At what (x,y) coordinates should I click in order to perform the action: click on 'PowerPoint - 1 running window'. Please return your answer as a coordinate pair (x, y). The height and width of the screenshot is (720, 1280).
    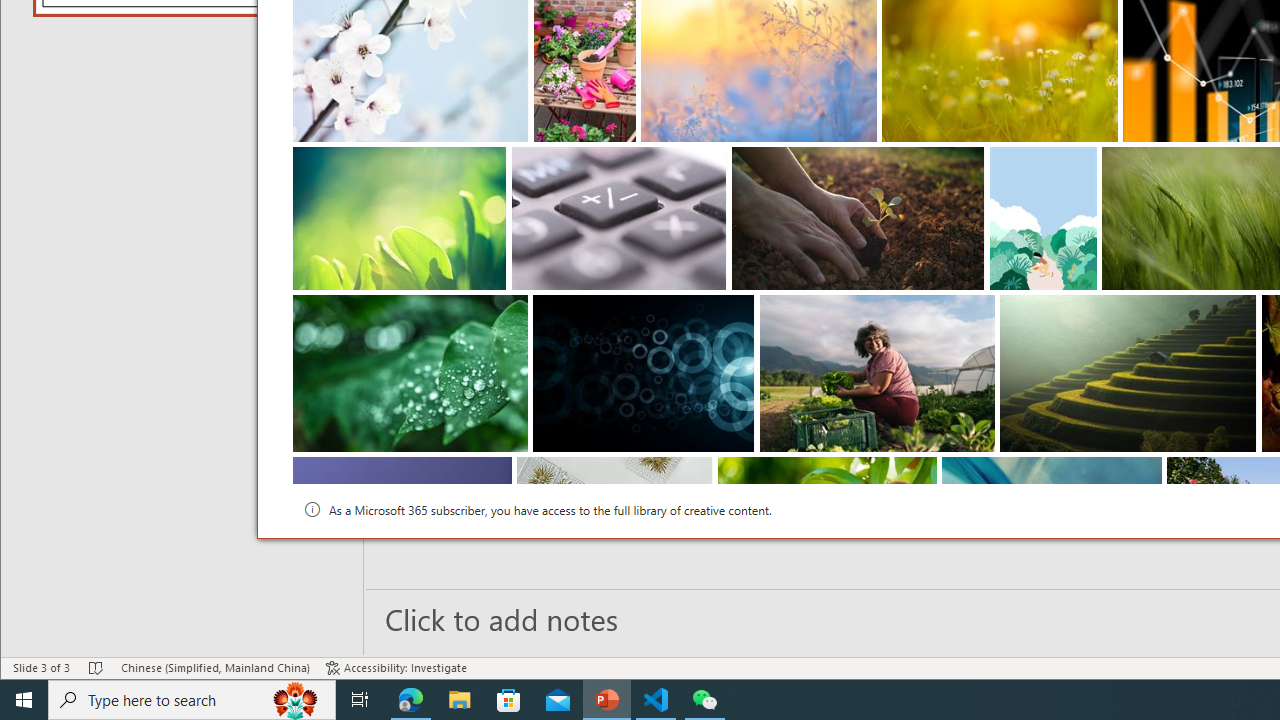
    Looking at the image, I should click on (606, 698).